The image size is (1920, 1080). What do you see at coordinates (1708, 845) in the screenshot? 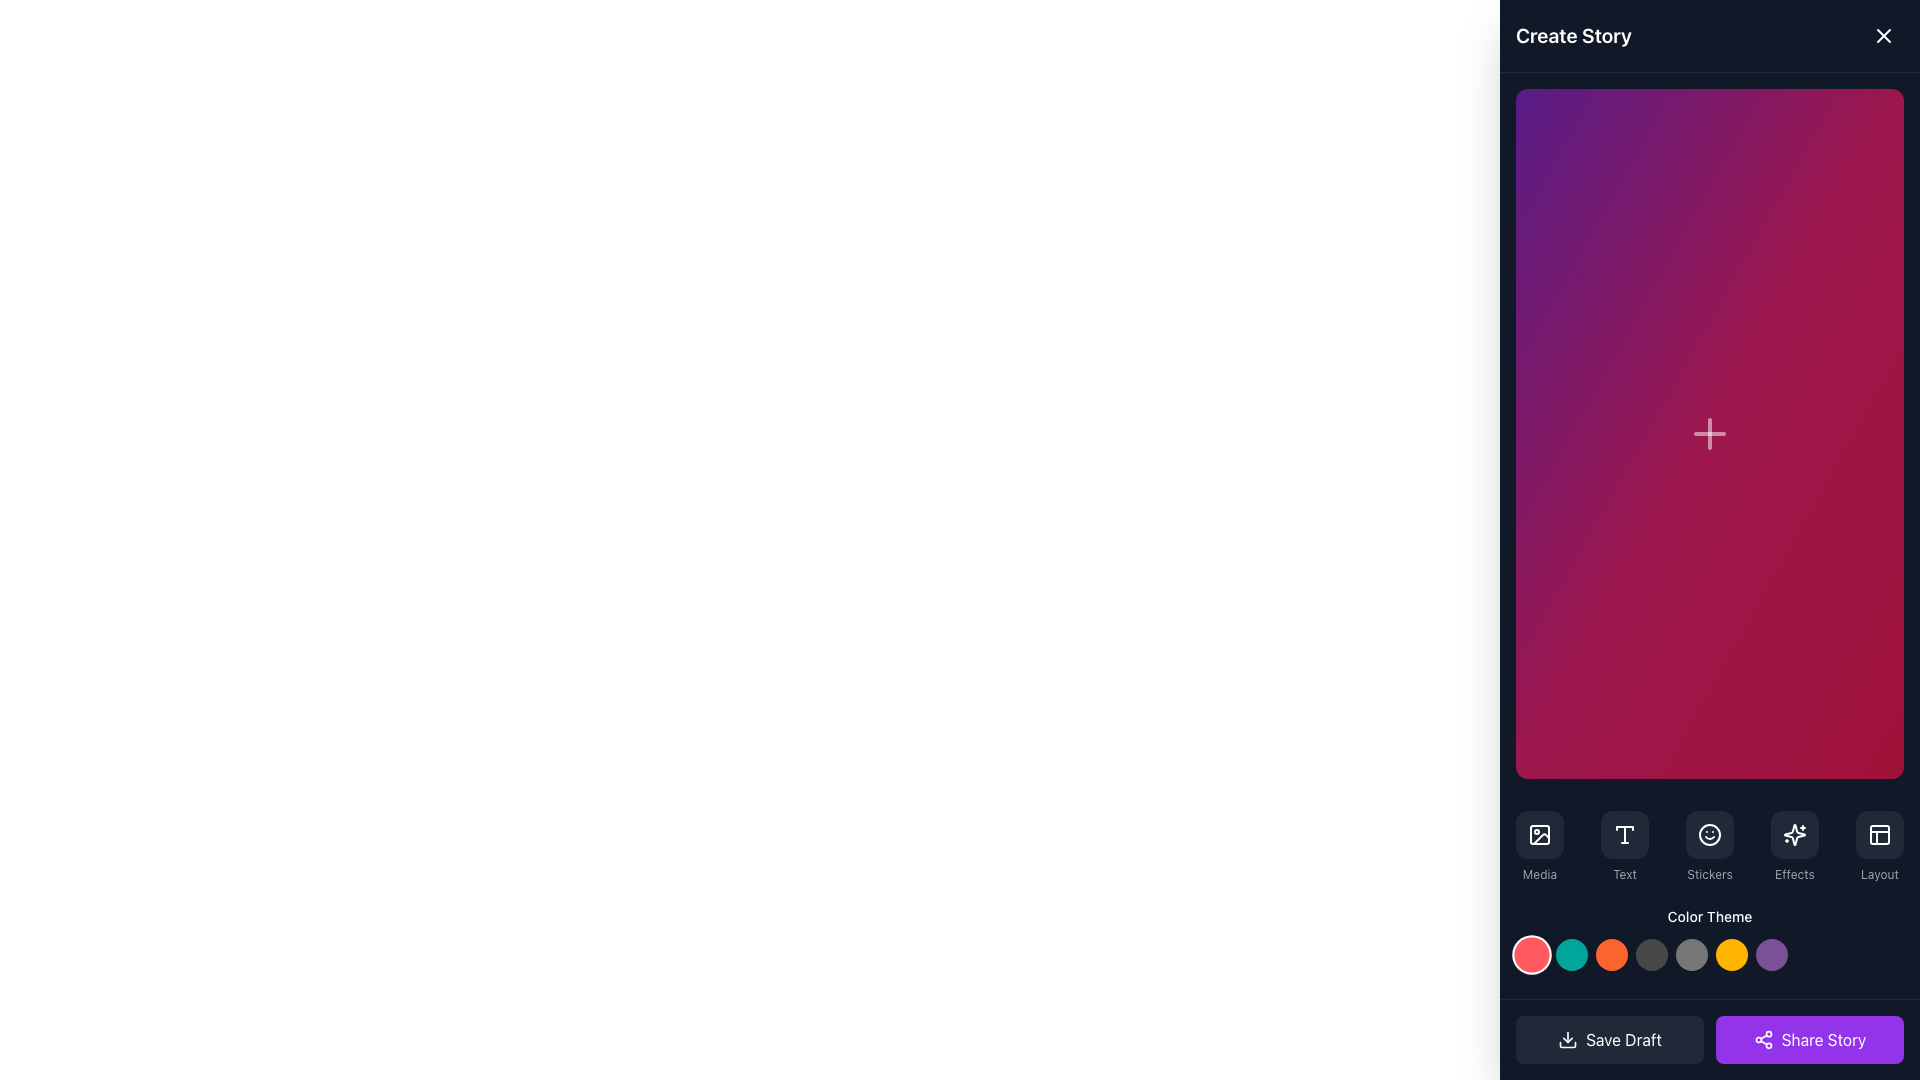
I see `the 'Stickers' button, which features a smiley face icon and is the third button in a series of five at the bottom of the sidebar` at bounding box center [1708, 845].